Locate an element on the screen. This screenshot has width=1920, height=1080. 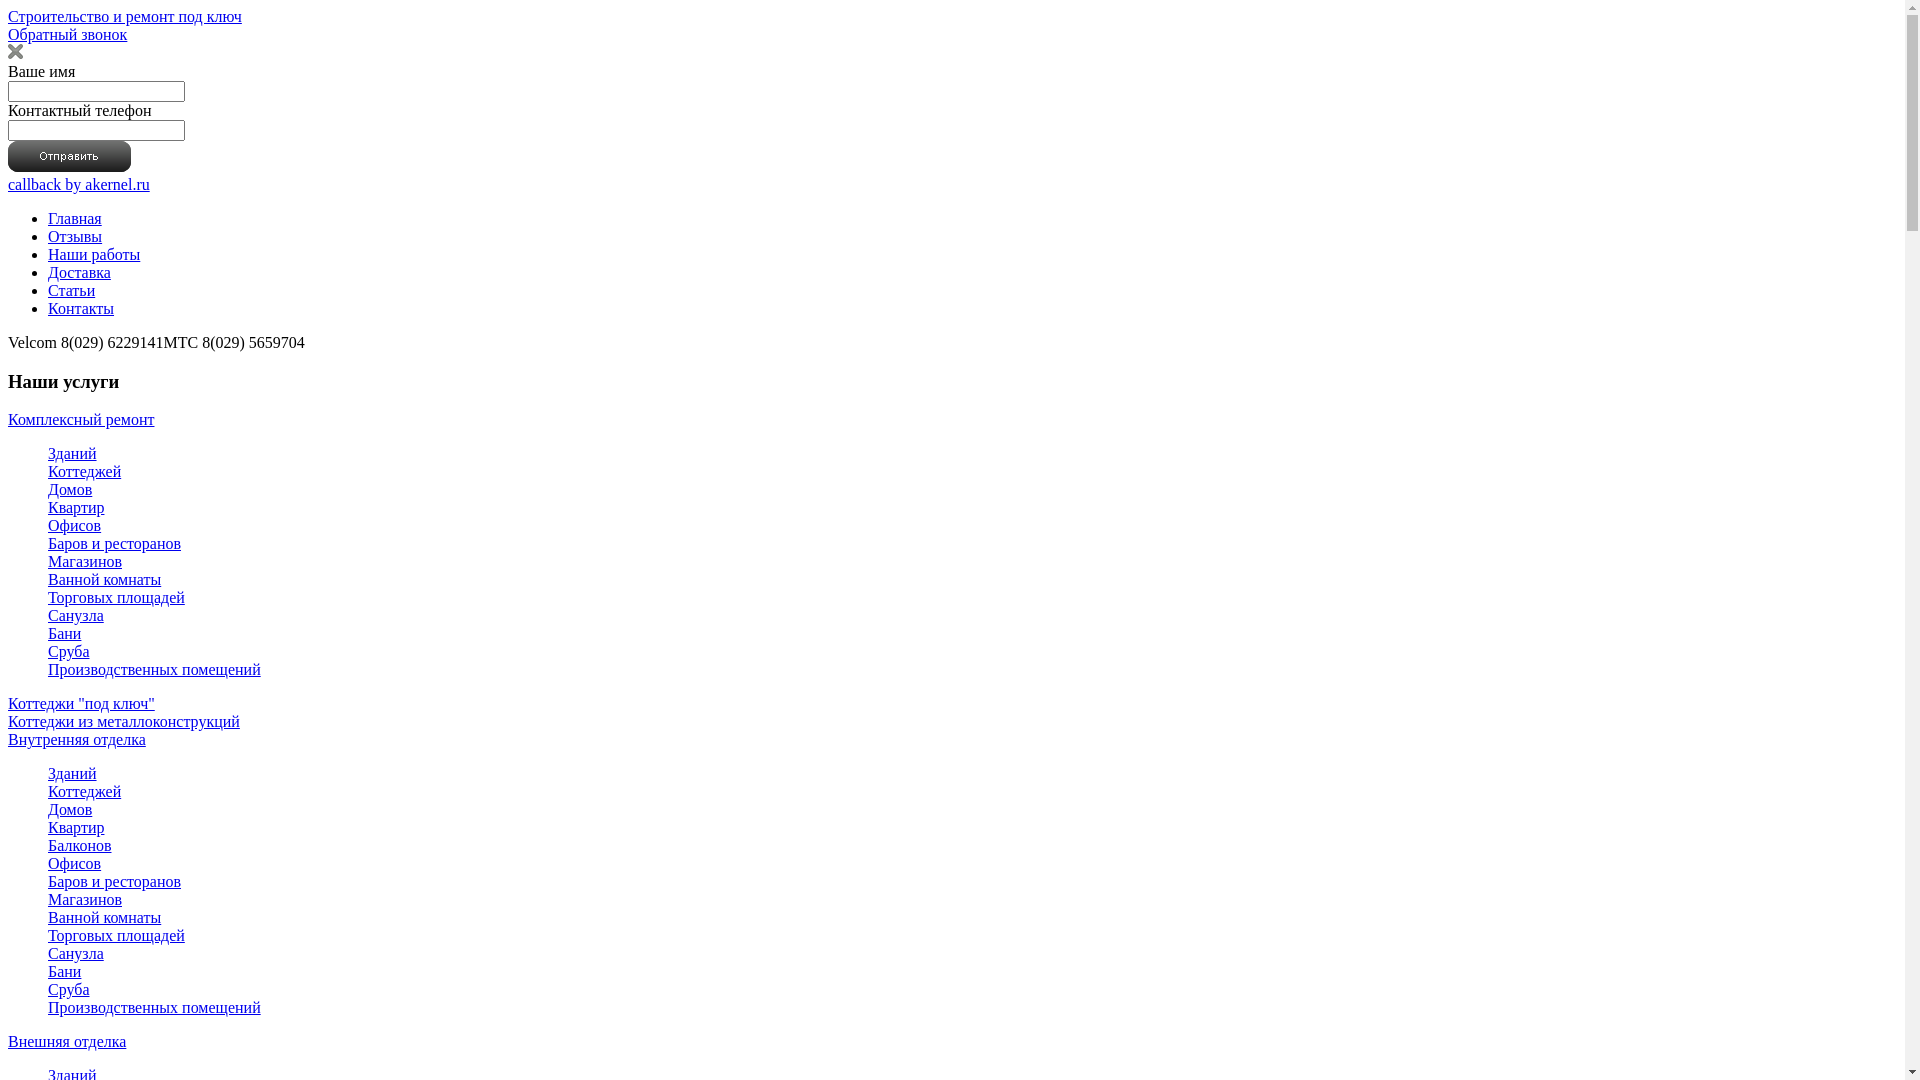
'callback by akernel.ru' is located at coordinates (78, 184).